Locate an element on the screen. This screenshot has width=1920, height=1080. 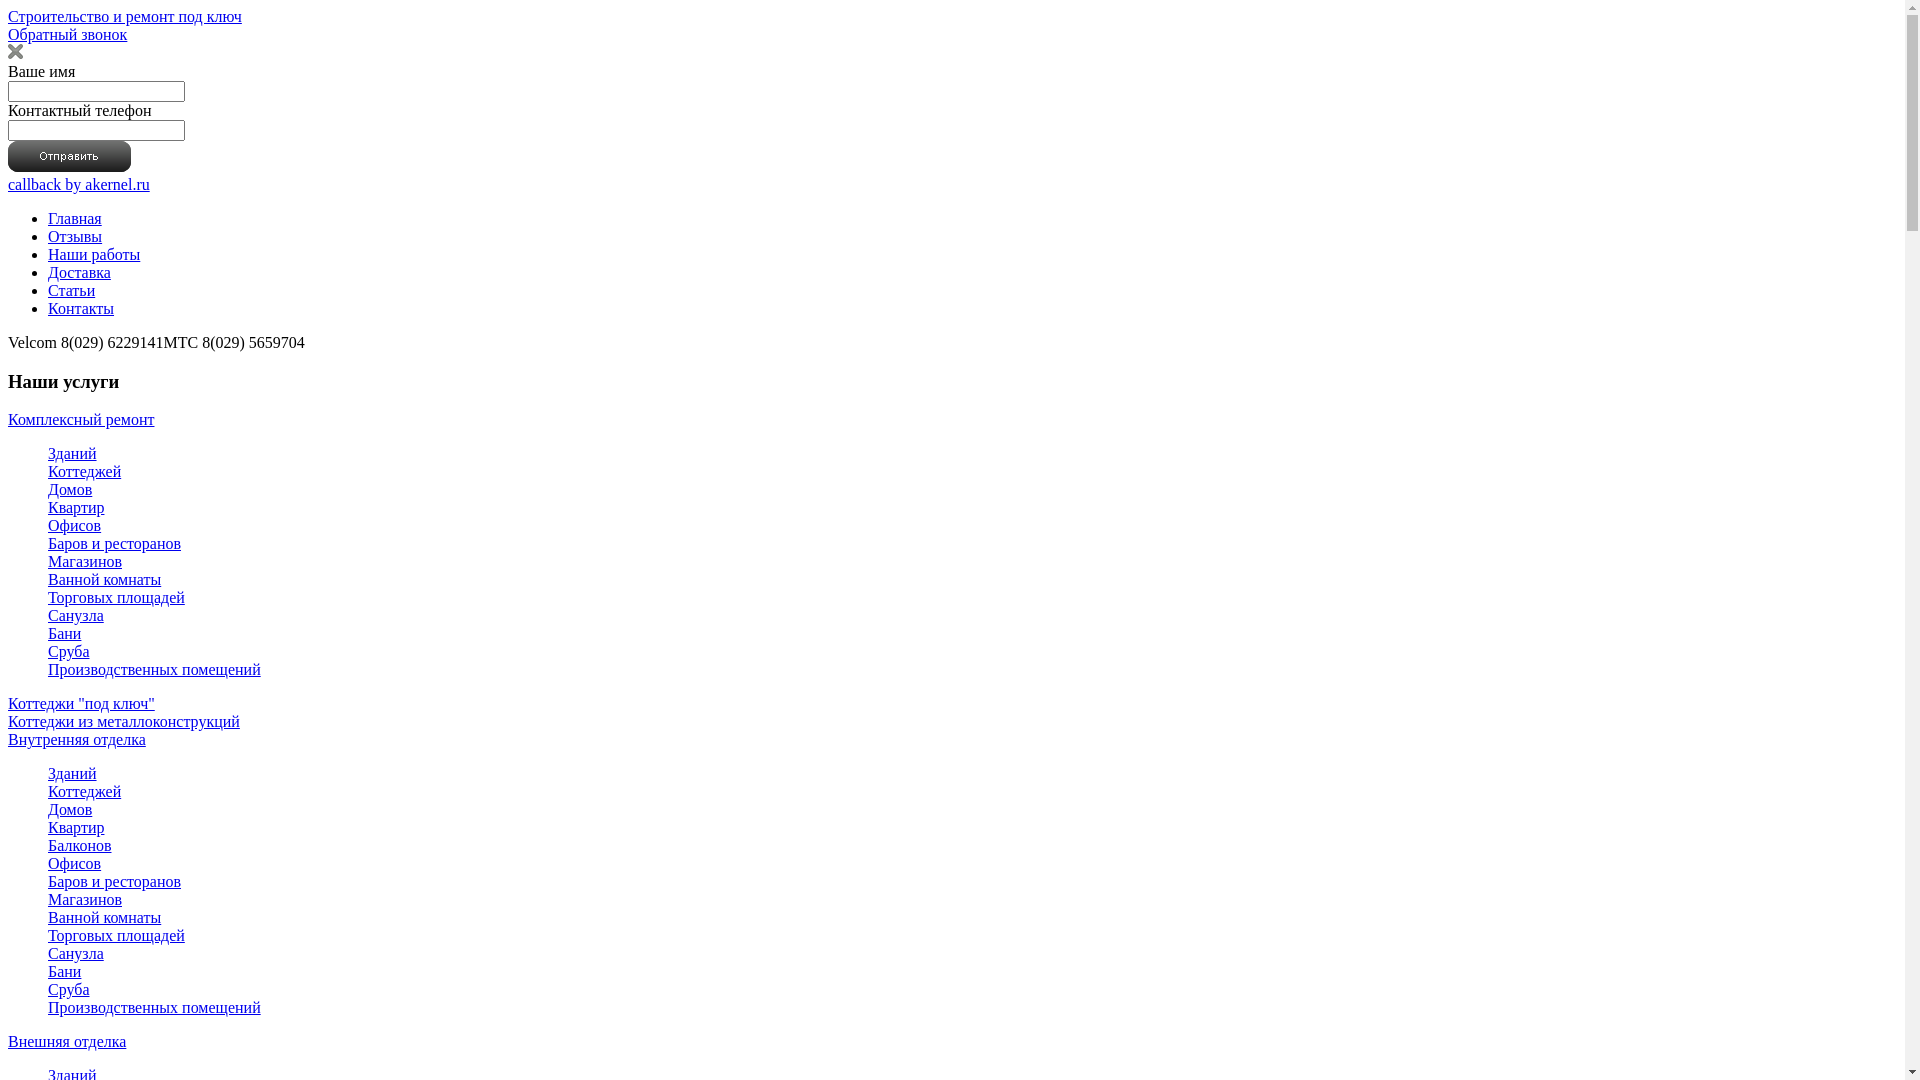
'callback by akernel.ru' is located at coordinates (78, 184).